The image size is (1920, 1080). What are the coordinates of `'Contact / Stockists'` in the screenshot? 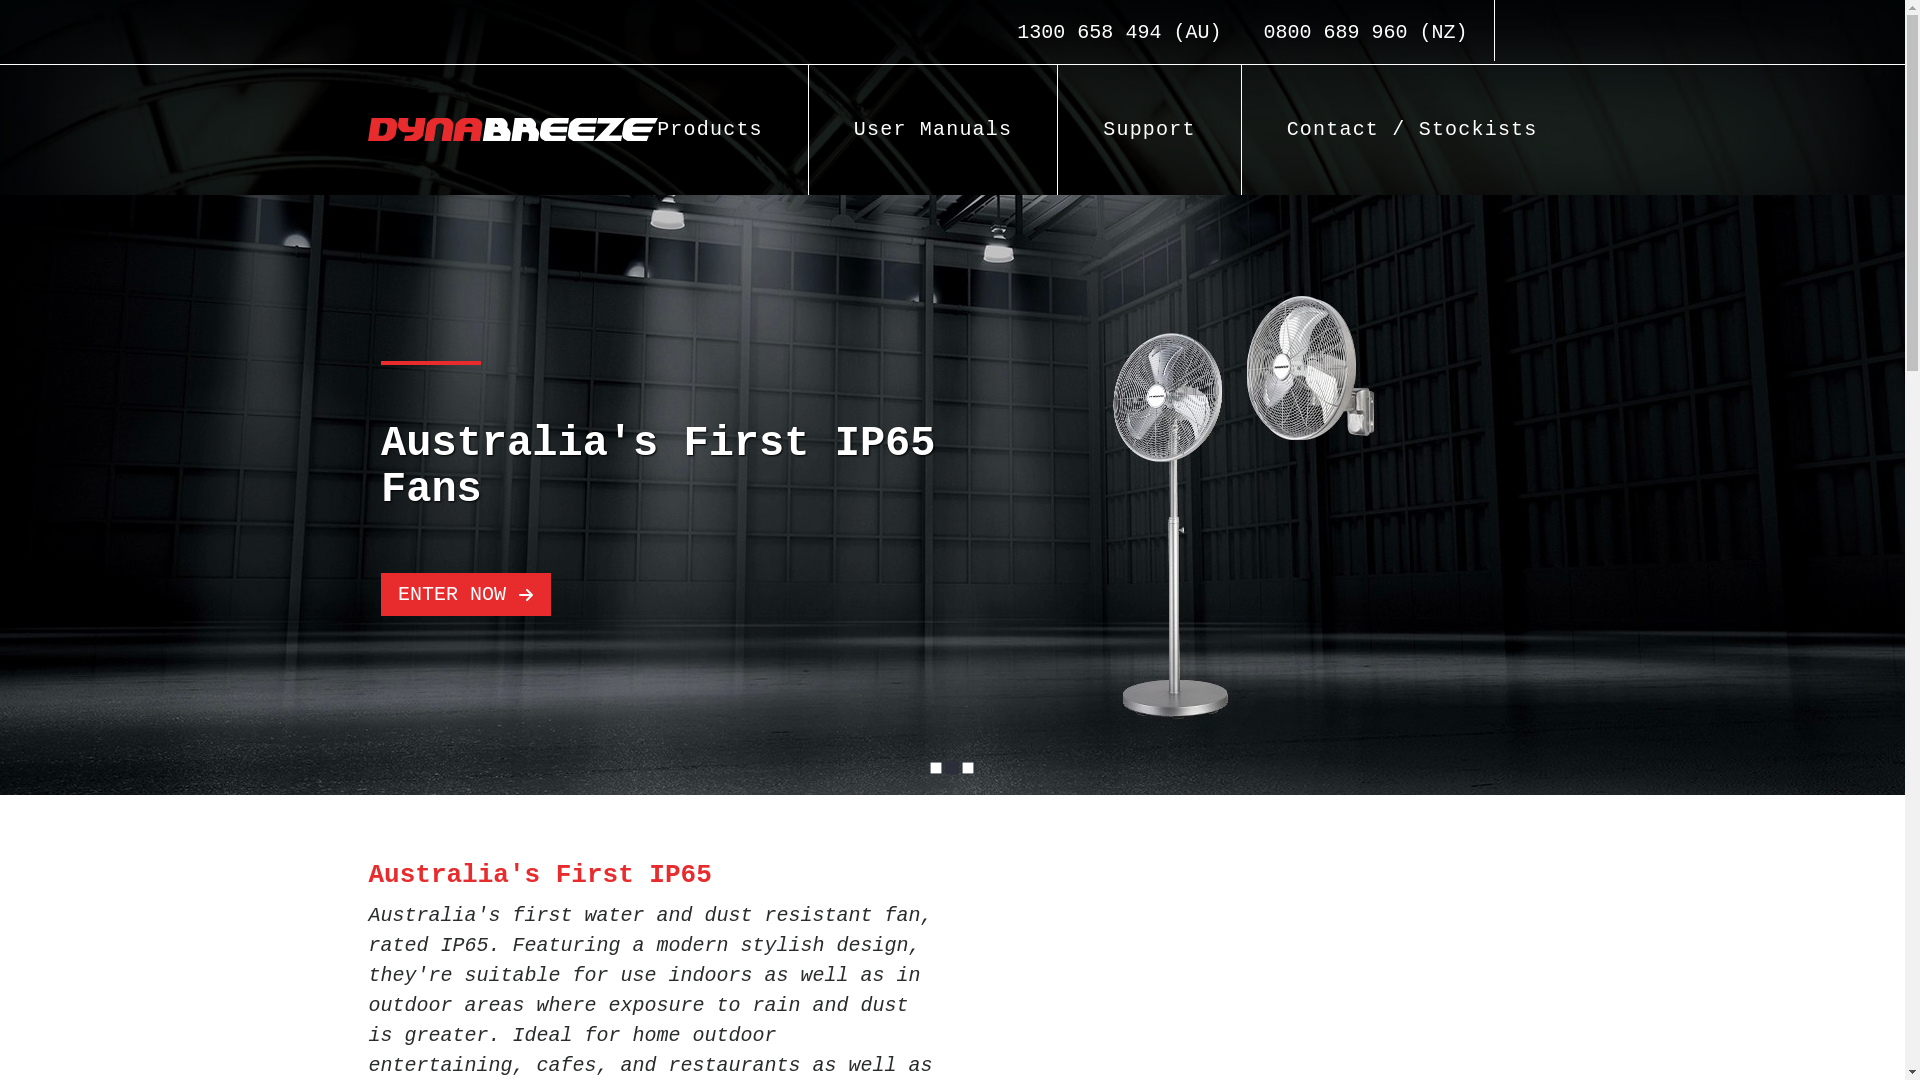 It's located at (1389, 130).